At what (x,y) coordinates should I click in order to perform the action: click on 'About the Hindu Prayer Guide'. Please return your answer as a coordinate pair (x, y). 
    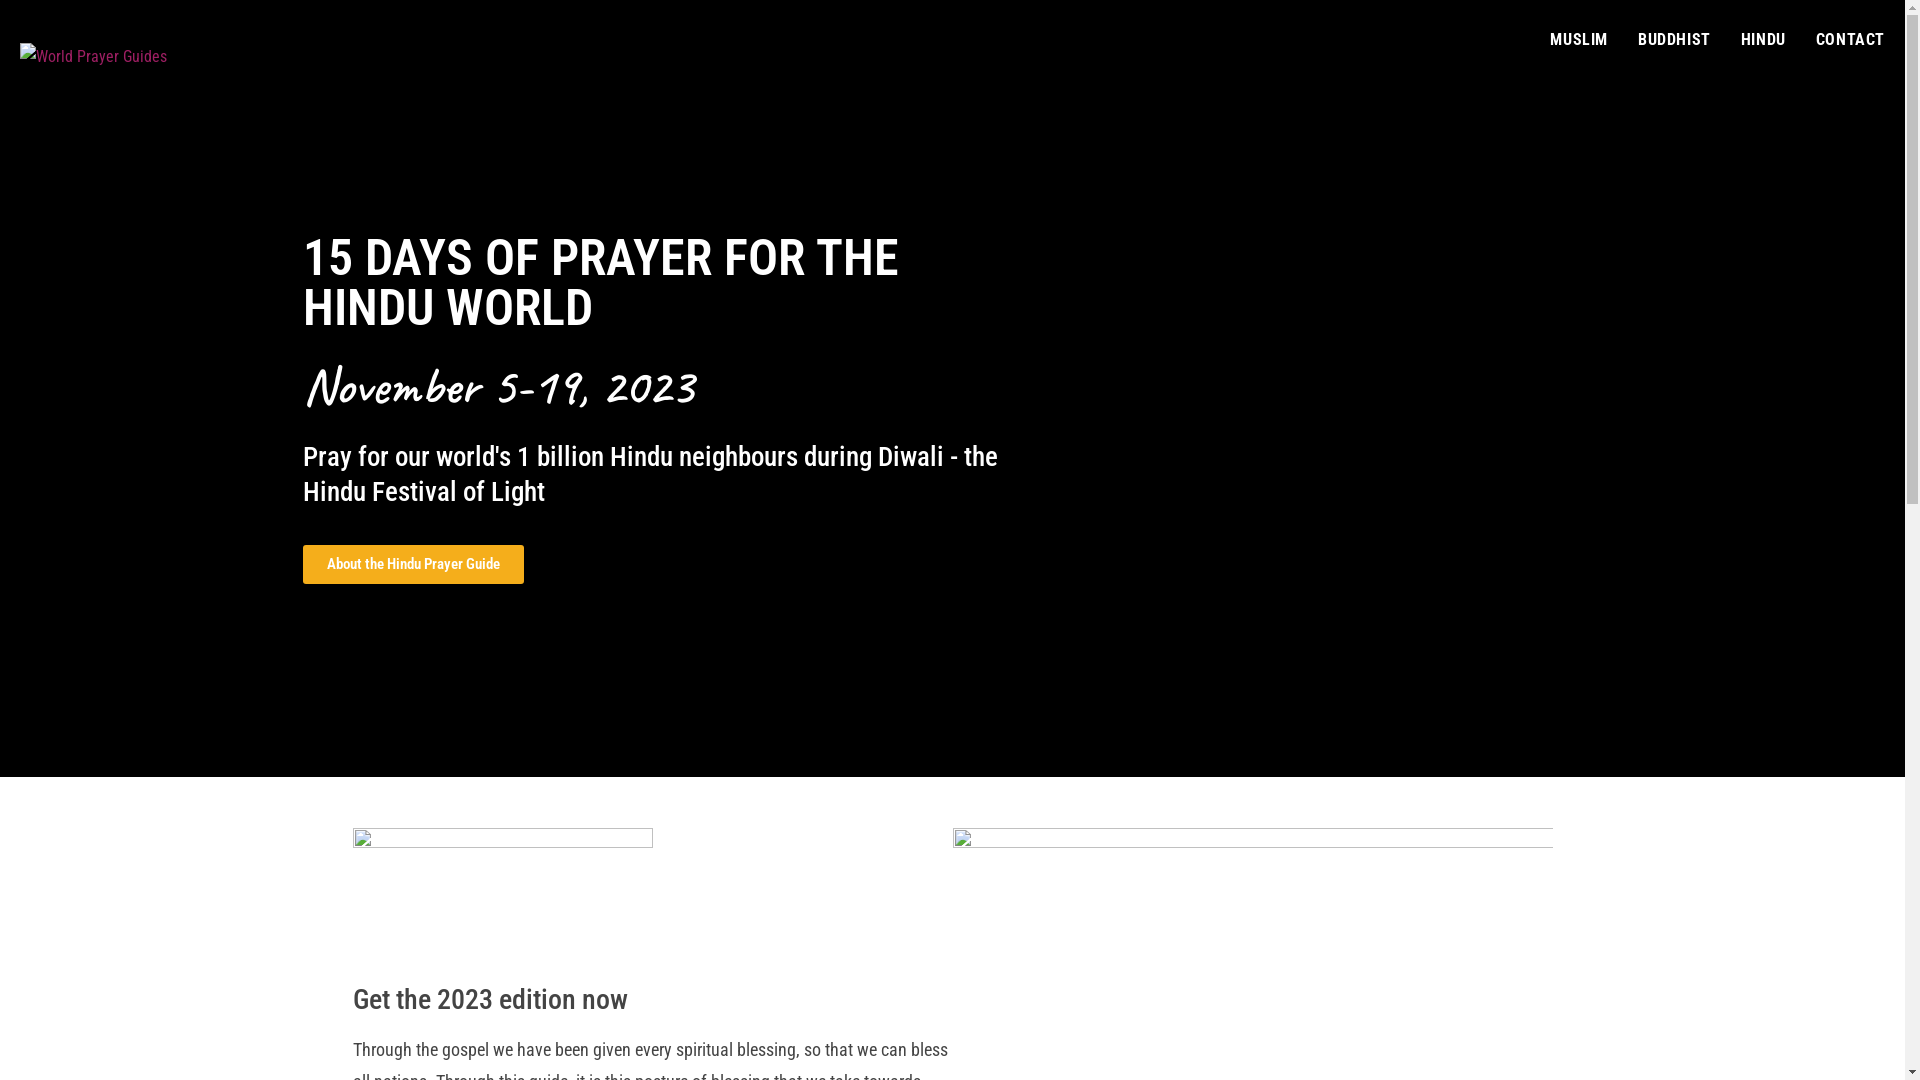
    Looking at the image, I should click on (411, 564).